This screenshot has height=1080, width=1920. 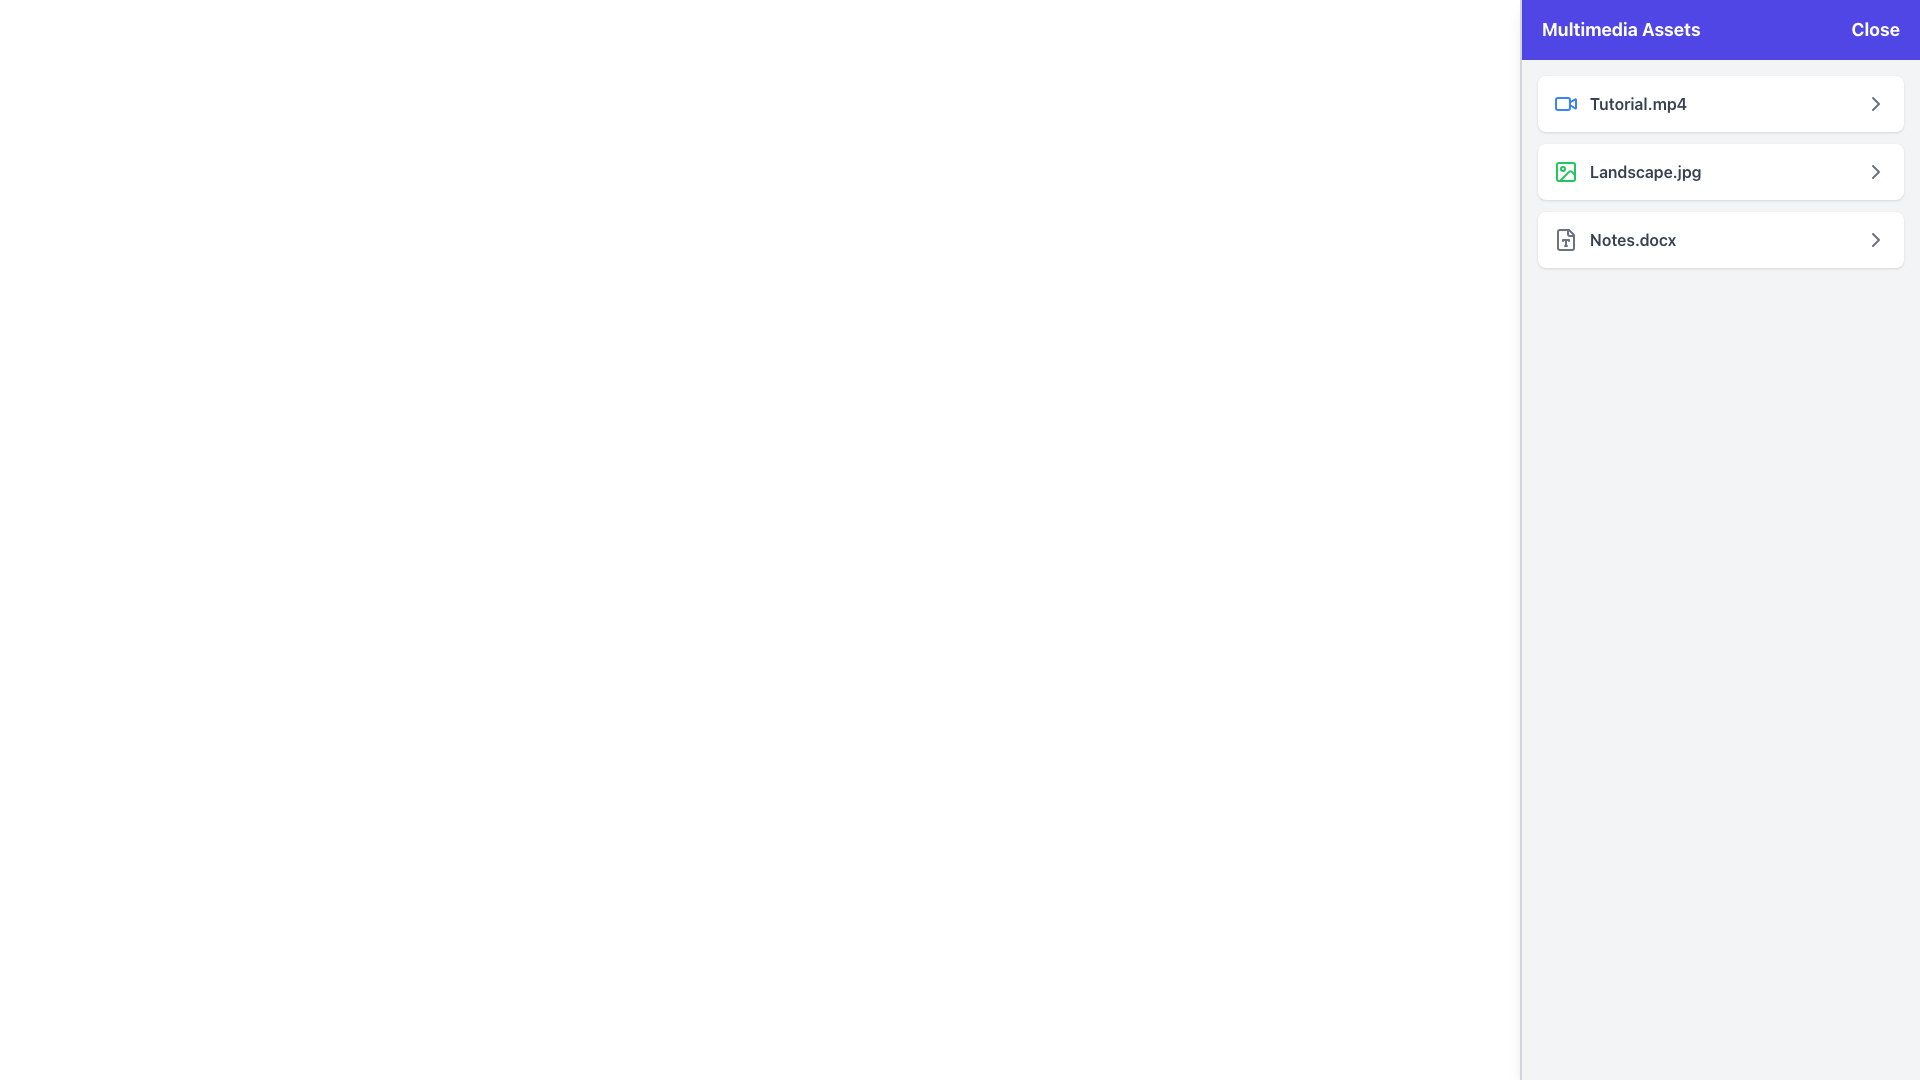 What do you see at coordinates (1720, 104) in the screenshot?
I see `the card labeled 'Tutorial.mp4' which is the first item in the vertical list of file items in the right-hand sidebar` at bounding box center [1720, 104].